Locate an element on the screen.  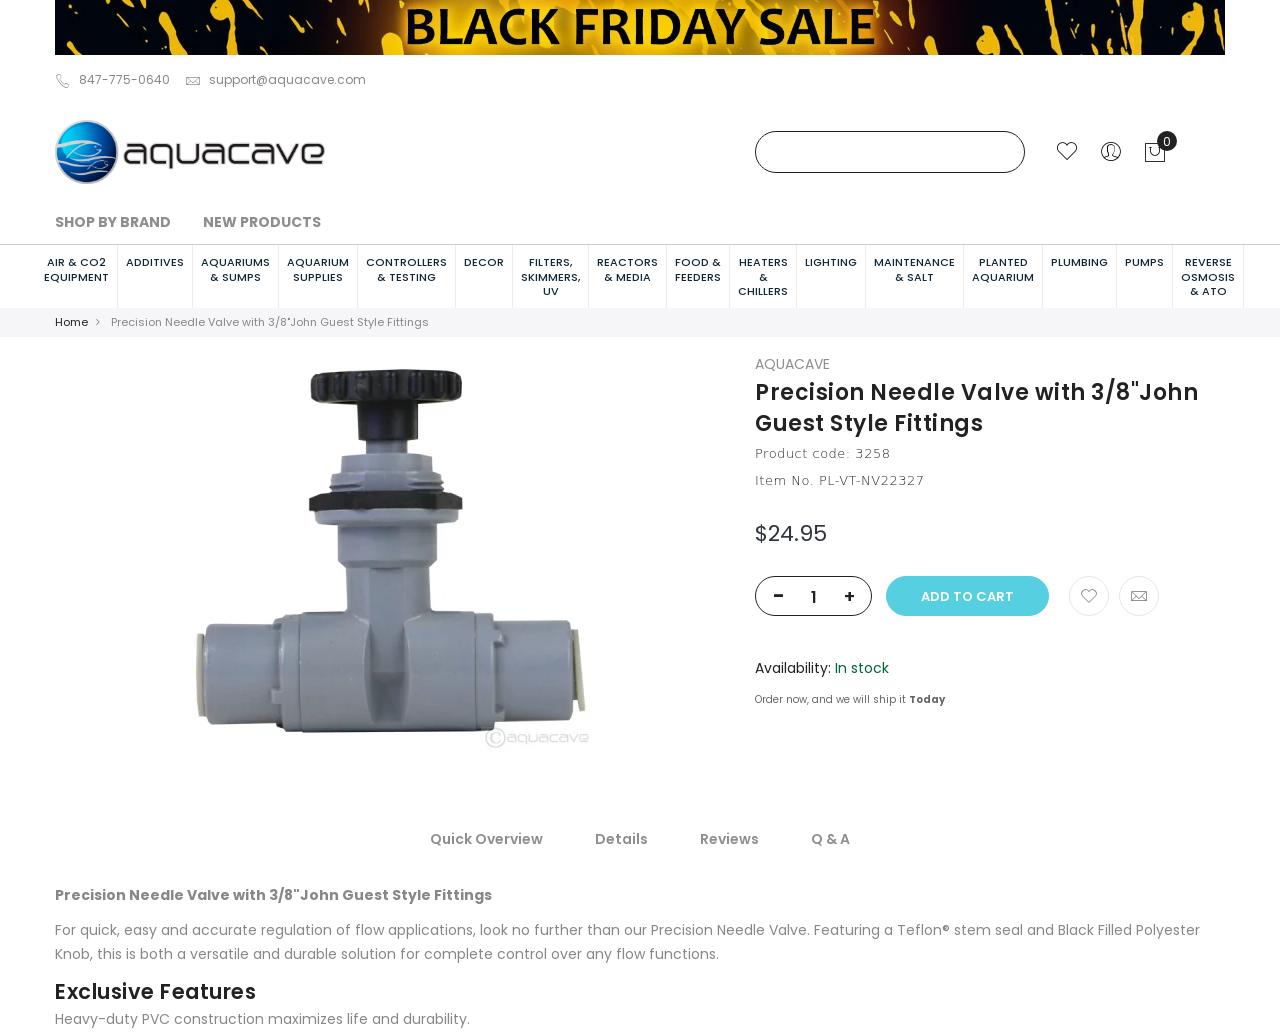
'Quick Overview' is located at coordinates (486, 839).